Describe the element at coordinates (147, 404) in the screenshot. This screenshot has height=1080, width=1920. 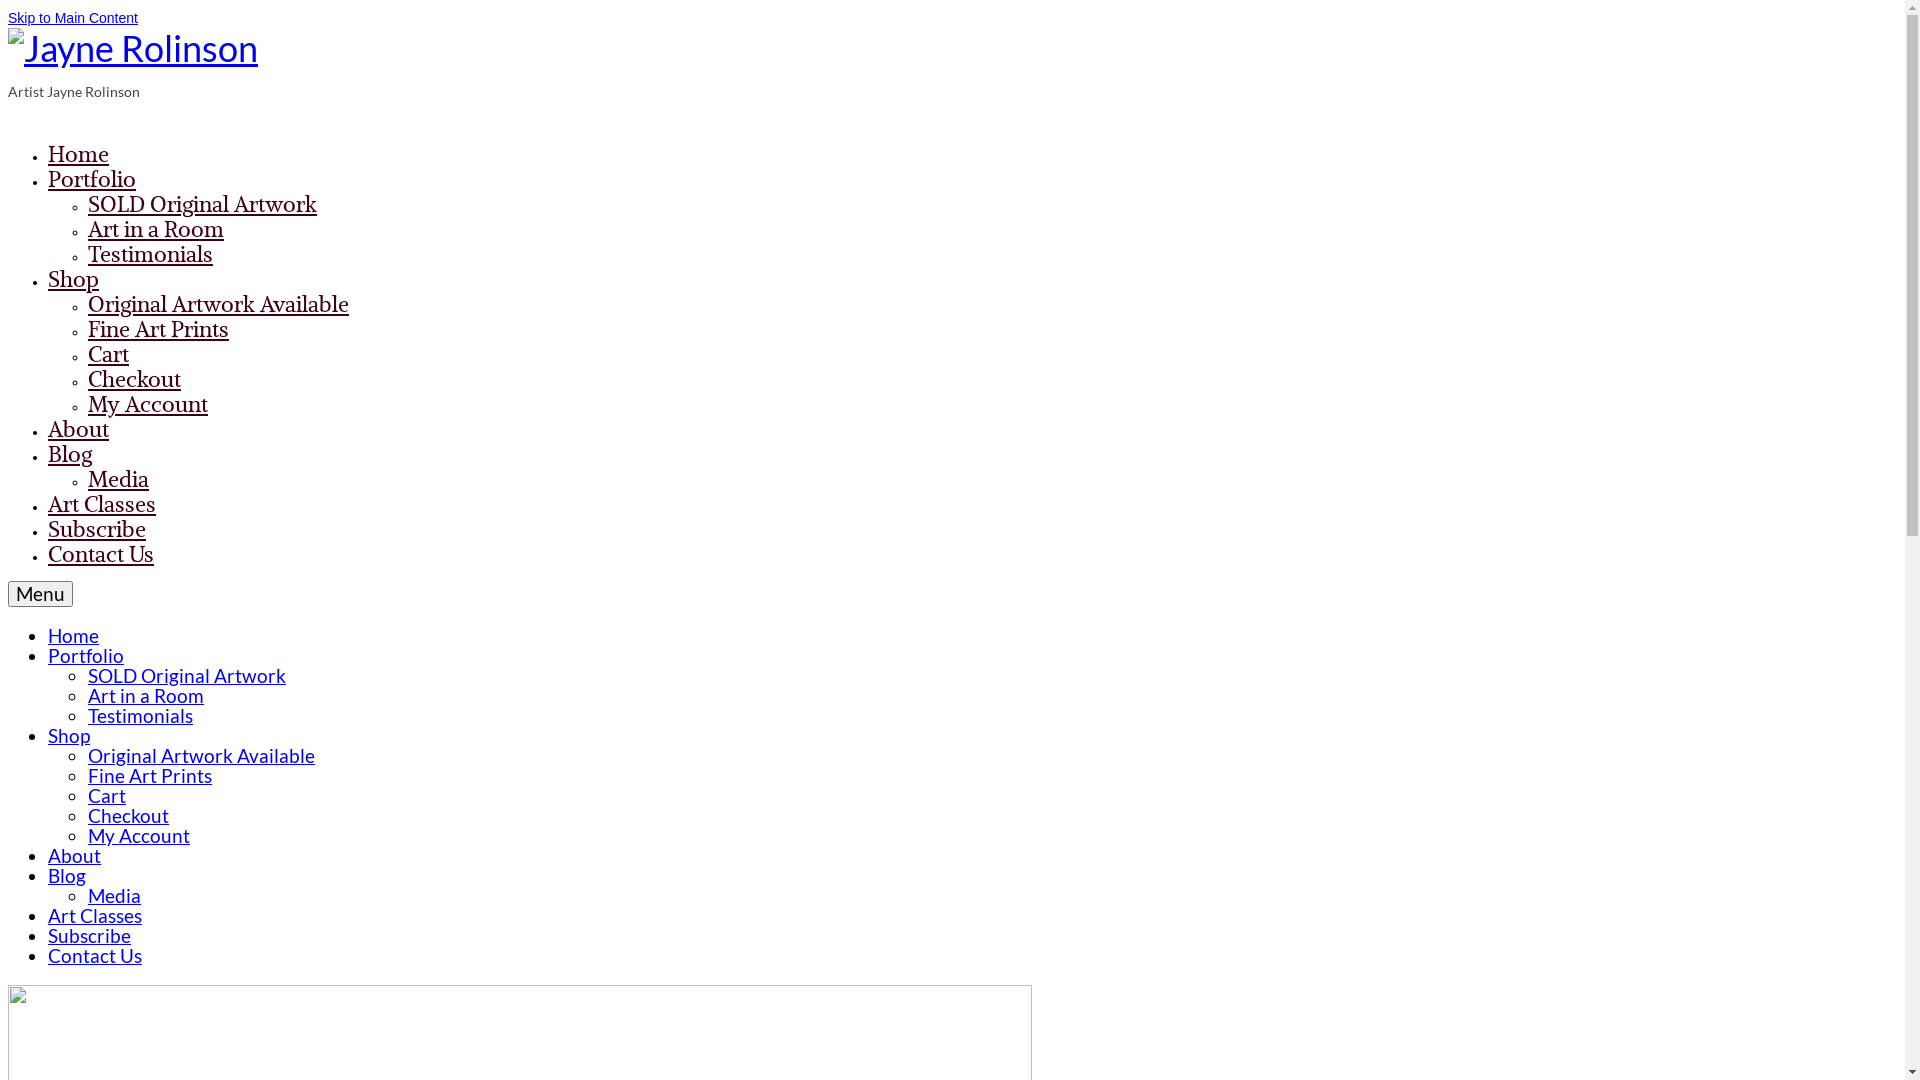
I see `'My Account'` at that location.